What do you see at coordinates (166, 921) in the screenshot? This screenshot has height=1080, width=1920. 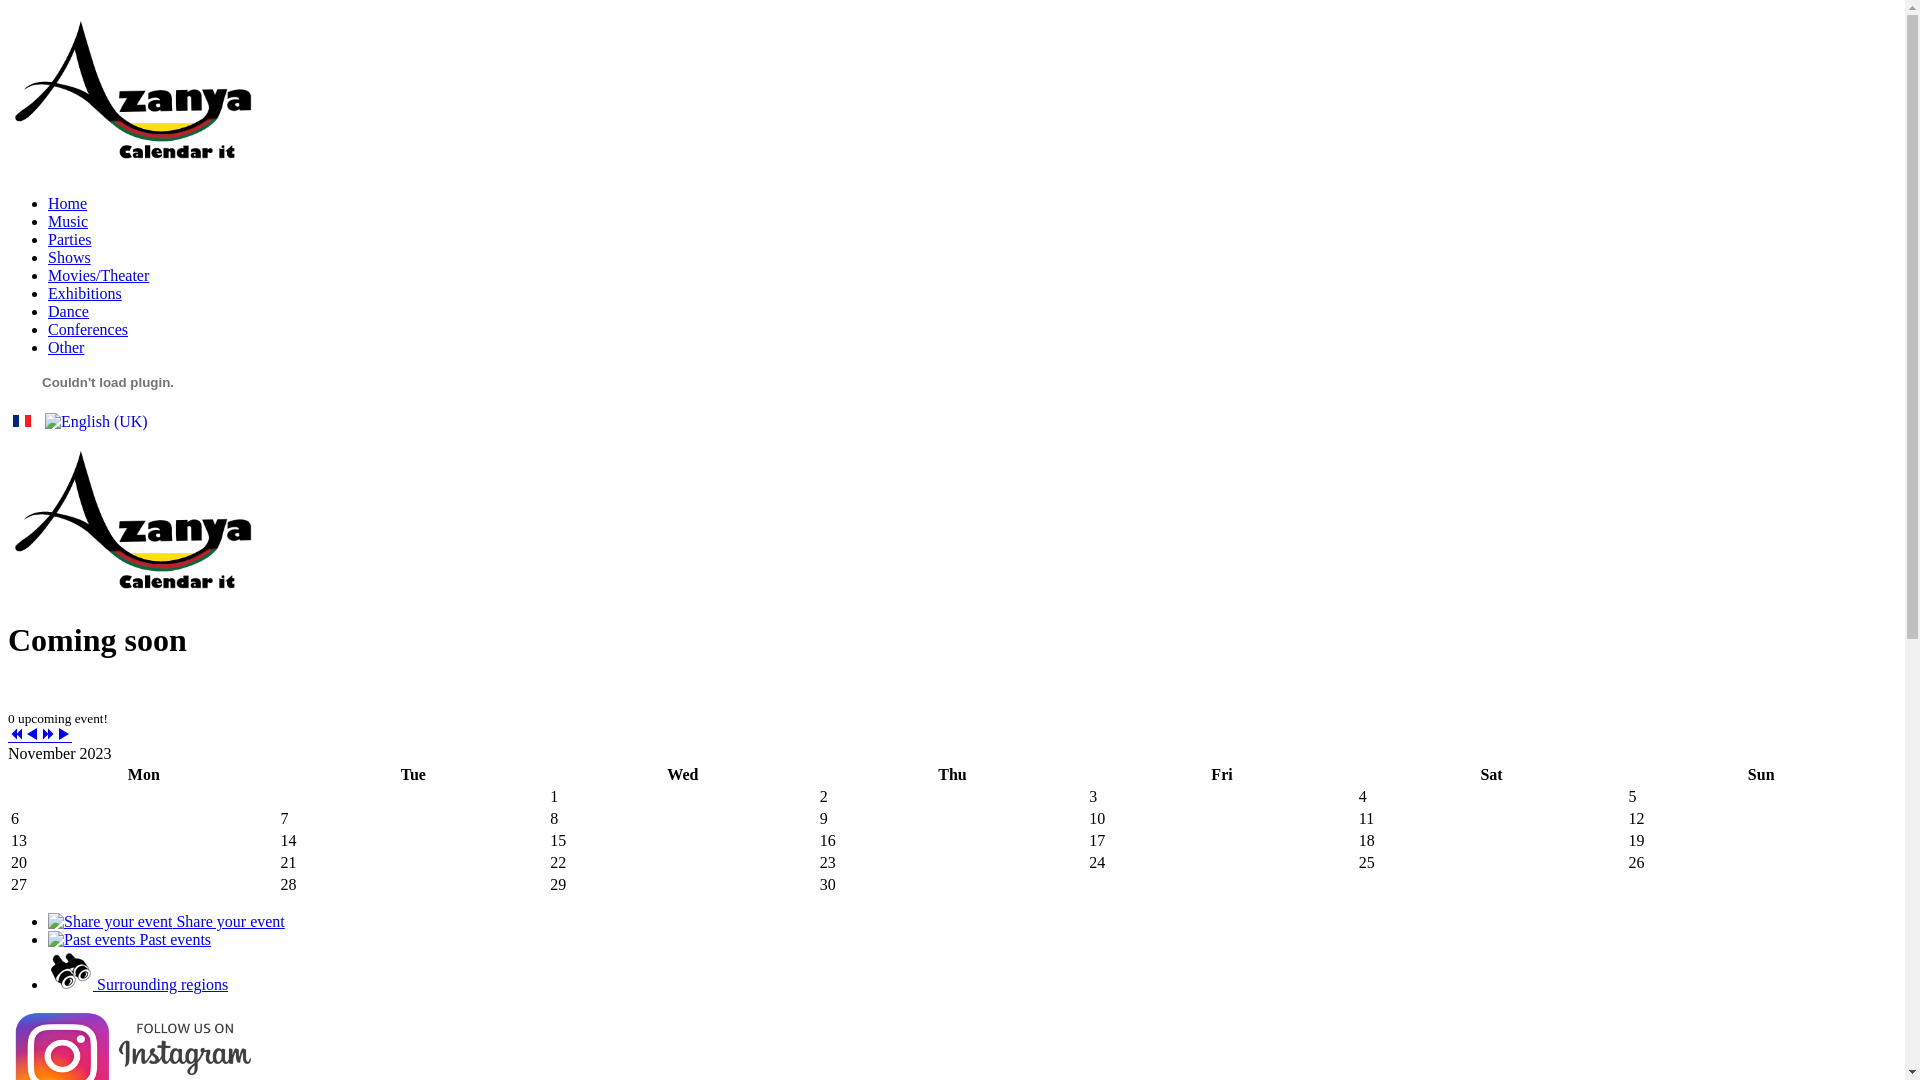 I see `'Share your event'` at bounding box center [166, 921].